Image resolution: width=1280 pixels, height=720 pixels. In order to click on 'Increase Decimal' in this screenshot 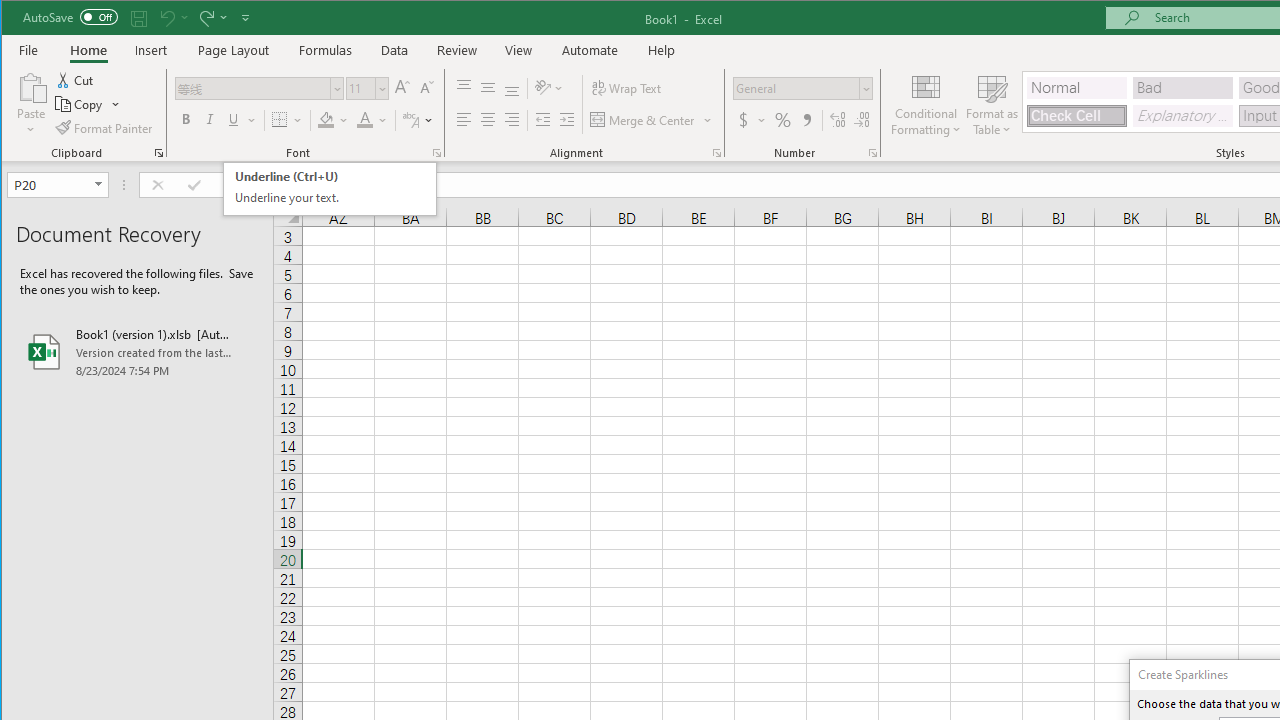, I will do `click(837, 120)`.